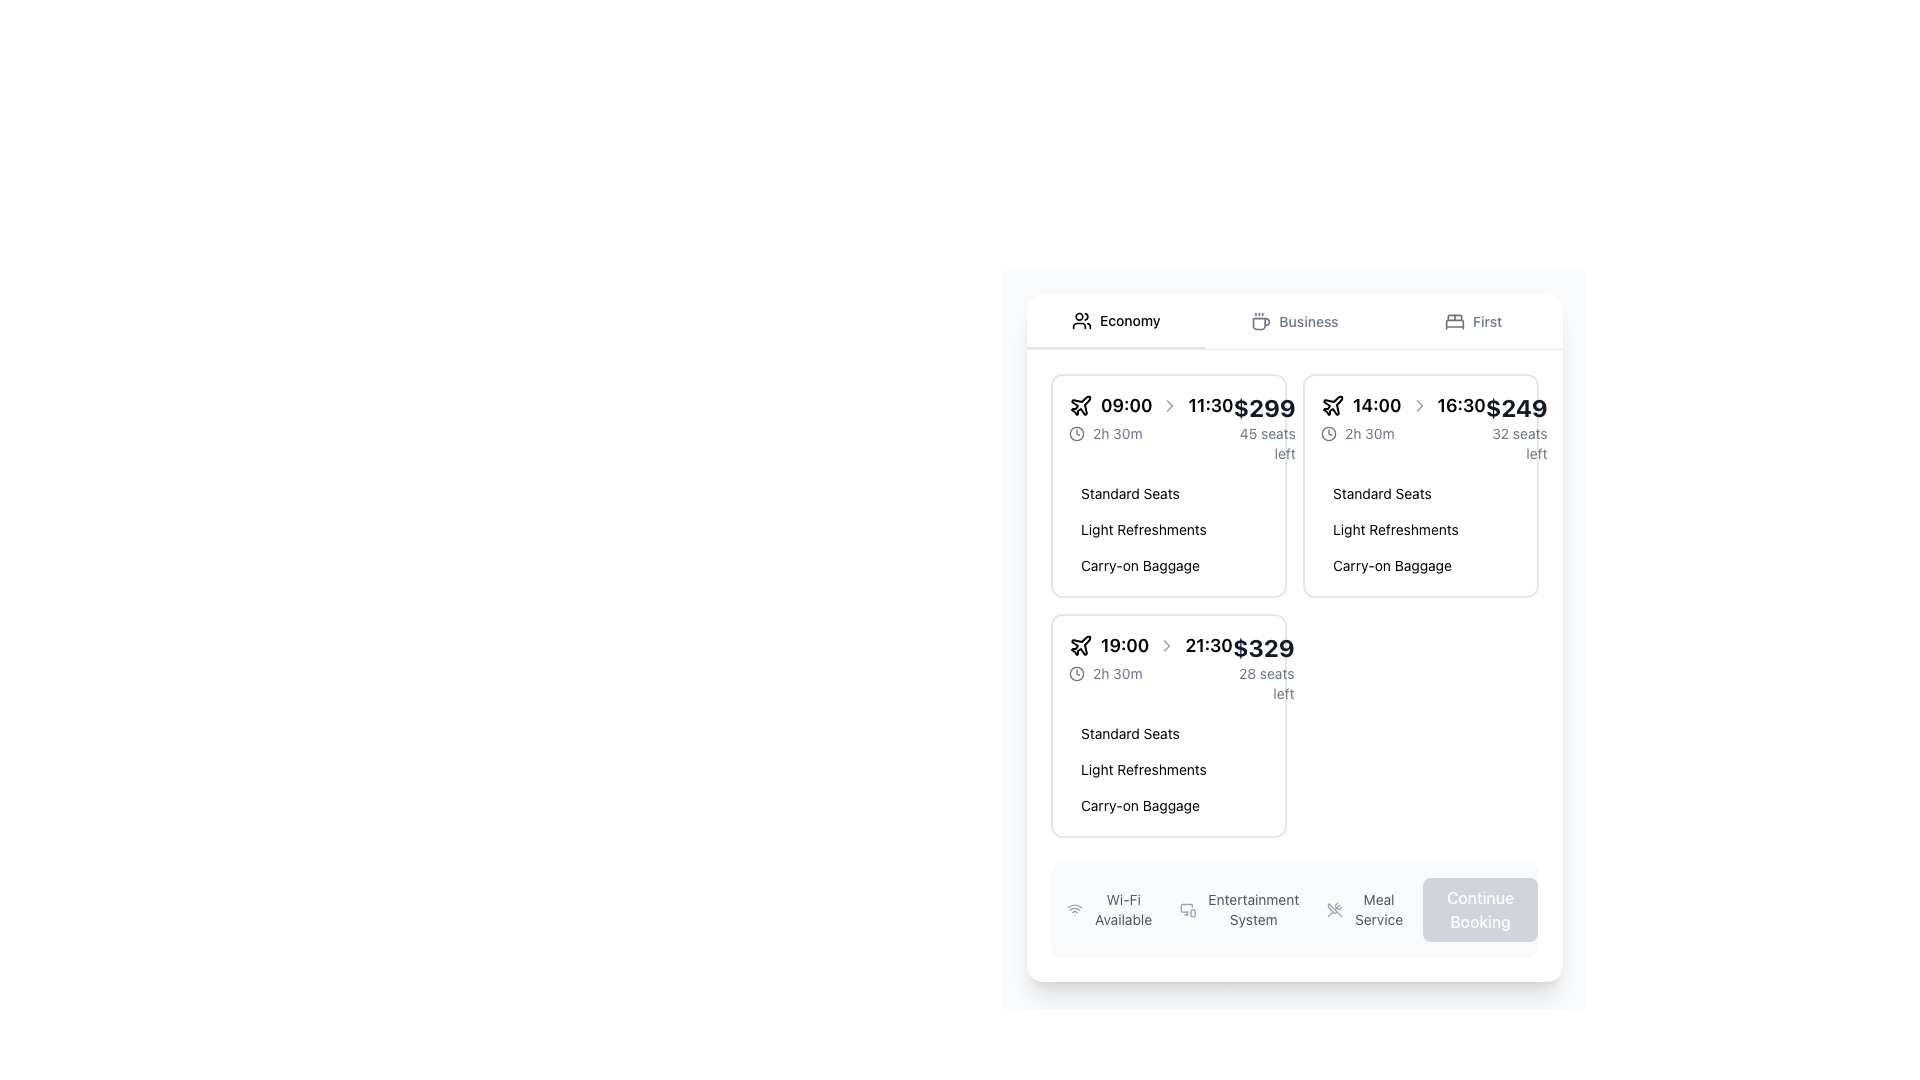  What do you see at coordinates (1402, 405) in the screenshot?
I see `the flight time range element displaying '14:00 - 16:30' with an airplane icon, located in the upper-right flight entry of the second column` at bounding box center [1402, 405].